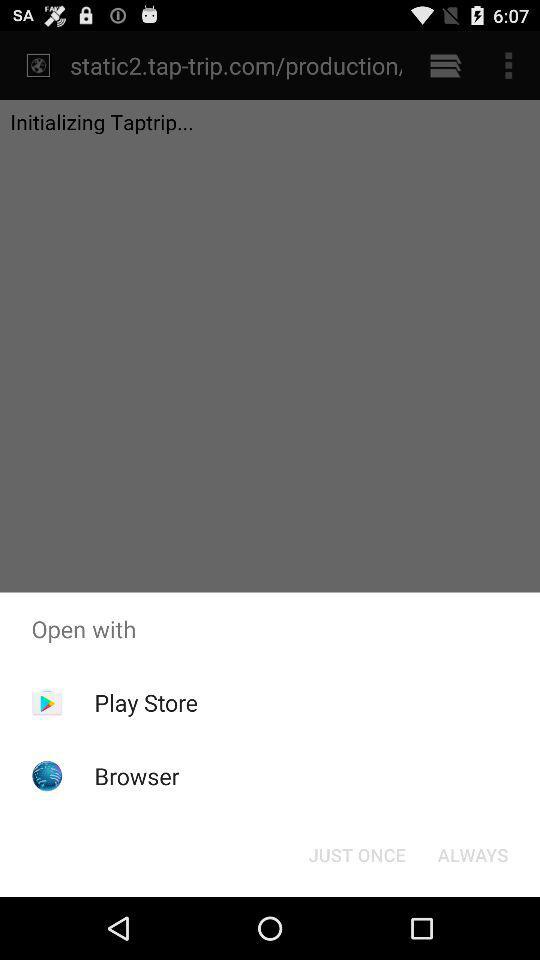 Image resolution: width=540 pixels, height=960 pixels. Describe the element at coordinates (356, 853) in the screenshot. I see `icon below open with item` at that location.